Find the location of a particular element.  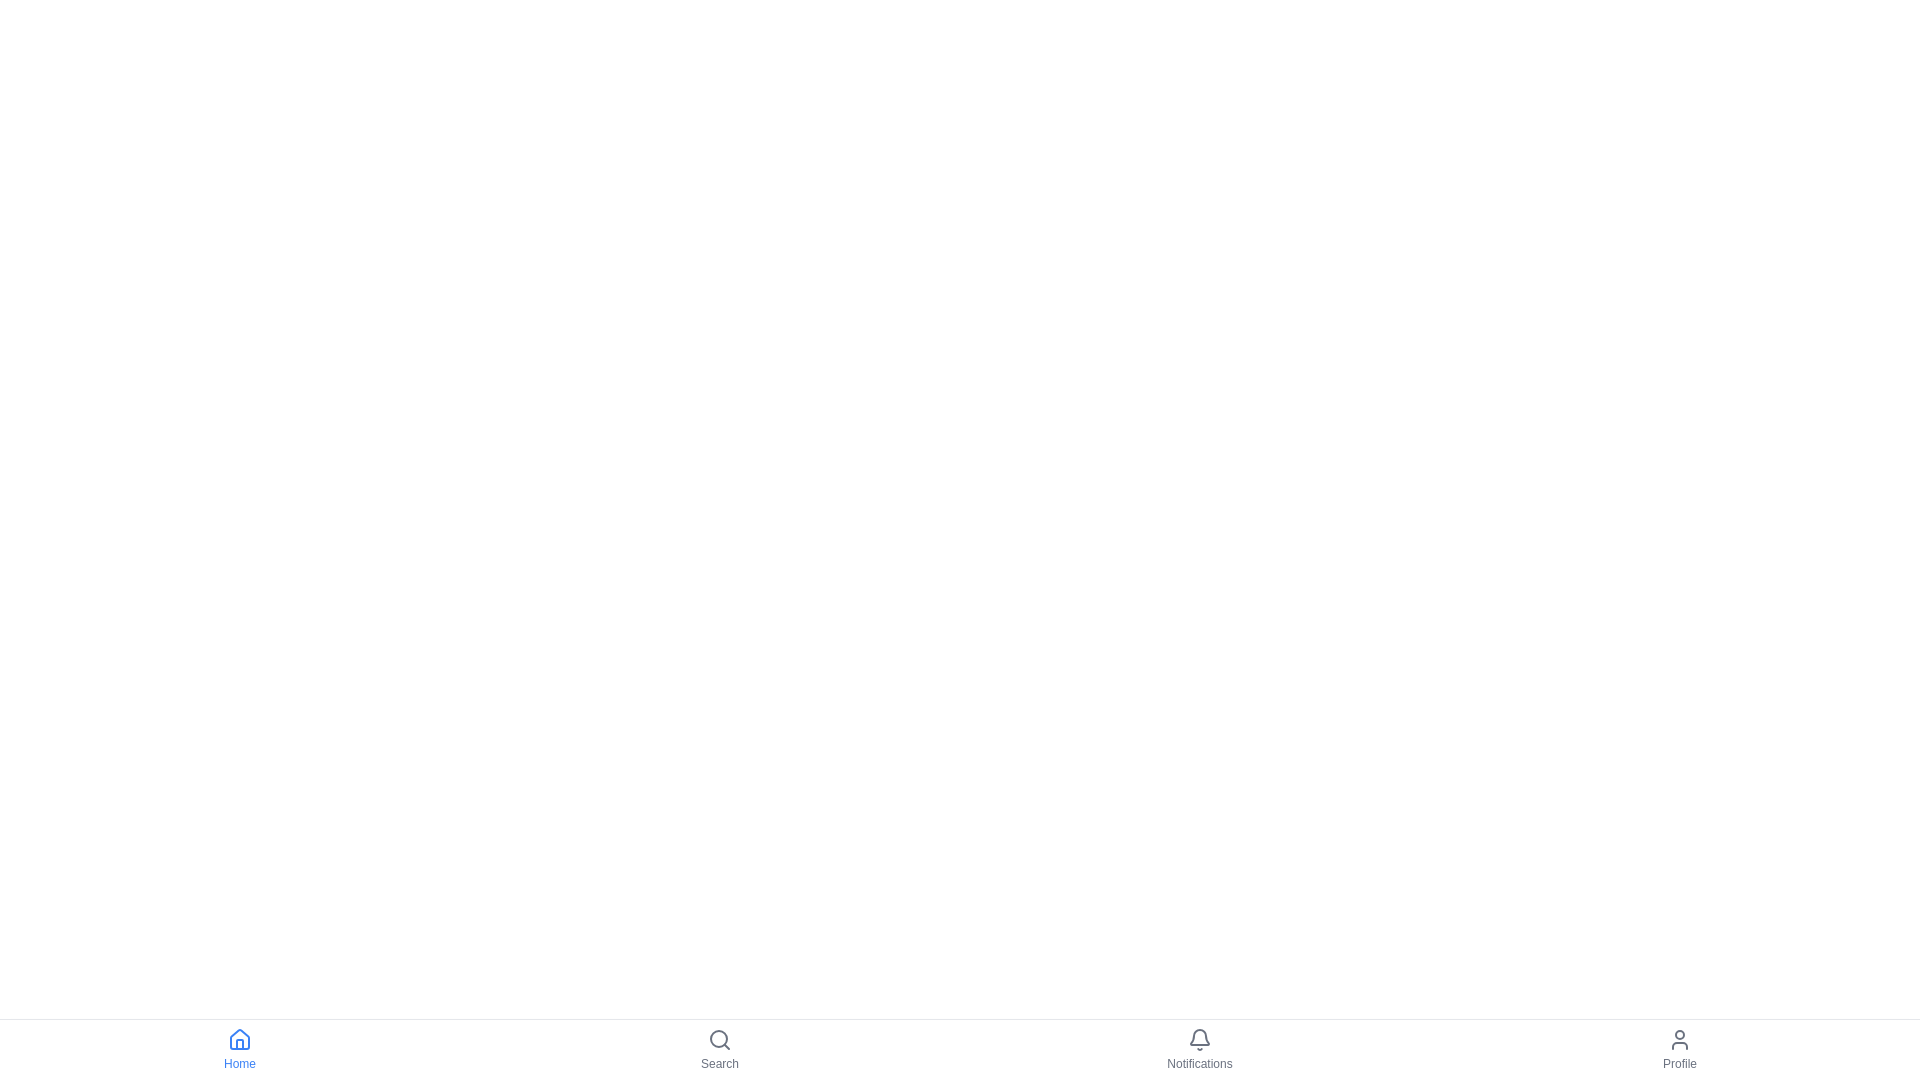

the navigation item labeled Profile is located at coordinates (1680, 1048).